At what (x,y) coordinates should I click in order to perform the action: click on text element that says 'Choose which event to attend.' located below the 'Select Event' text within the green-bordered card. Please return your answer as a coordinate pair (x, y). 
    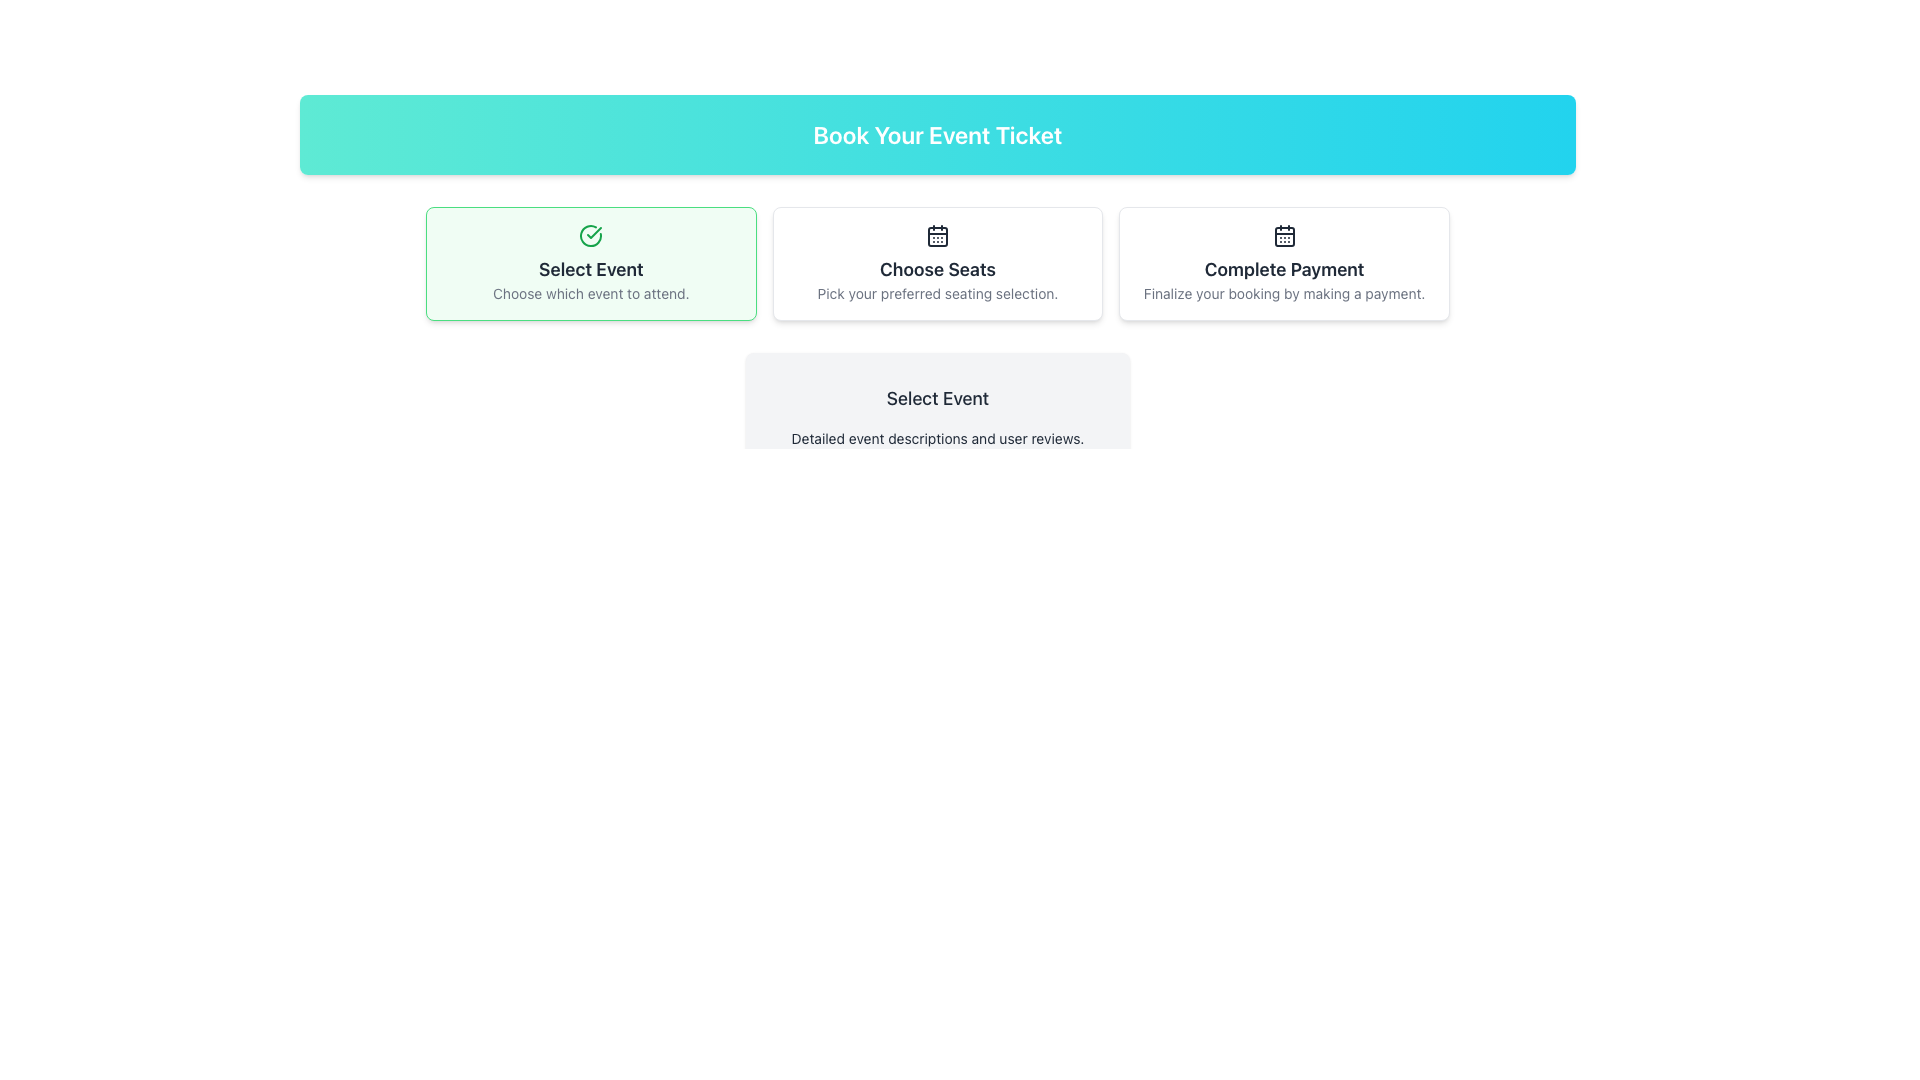
    Looking at the image, I should click on (590, 293).